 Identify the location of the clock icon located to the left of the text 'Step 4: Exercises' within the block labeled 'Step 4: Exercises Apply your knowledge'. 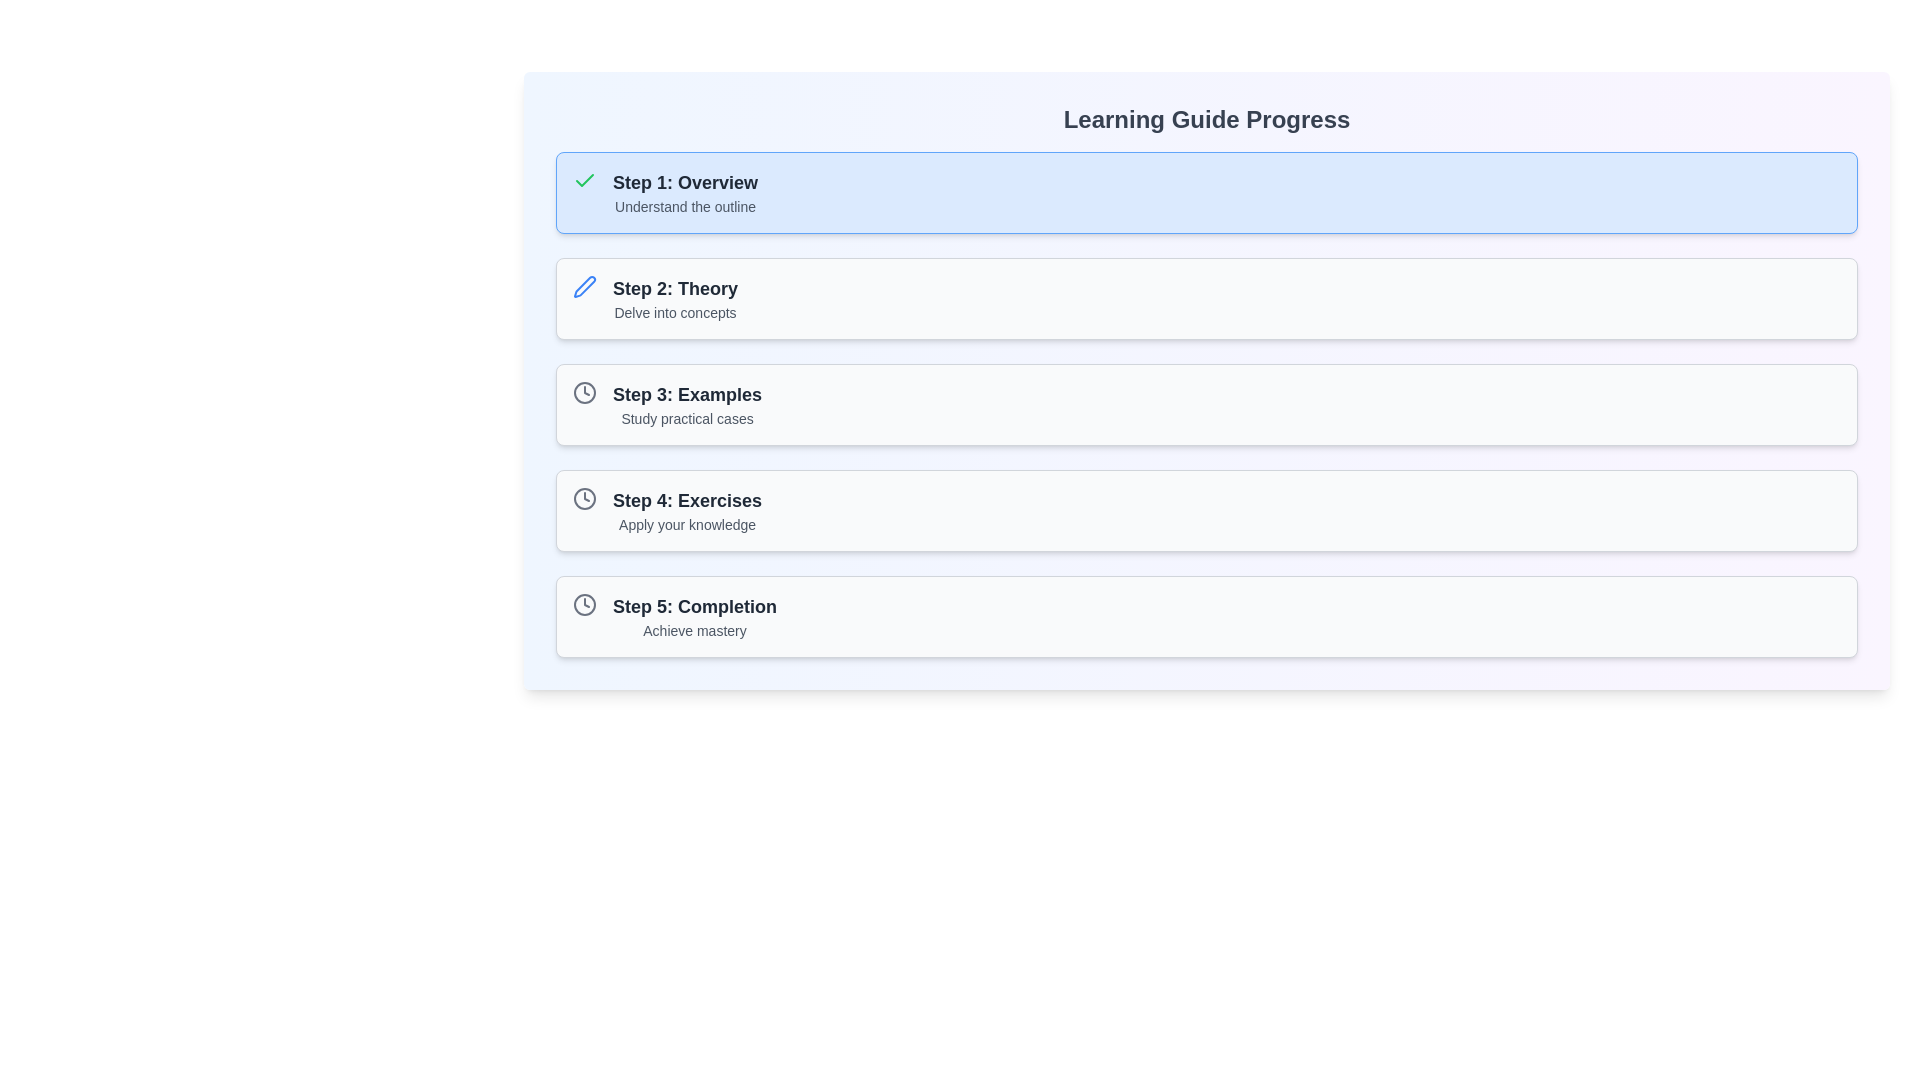
(584, 497).